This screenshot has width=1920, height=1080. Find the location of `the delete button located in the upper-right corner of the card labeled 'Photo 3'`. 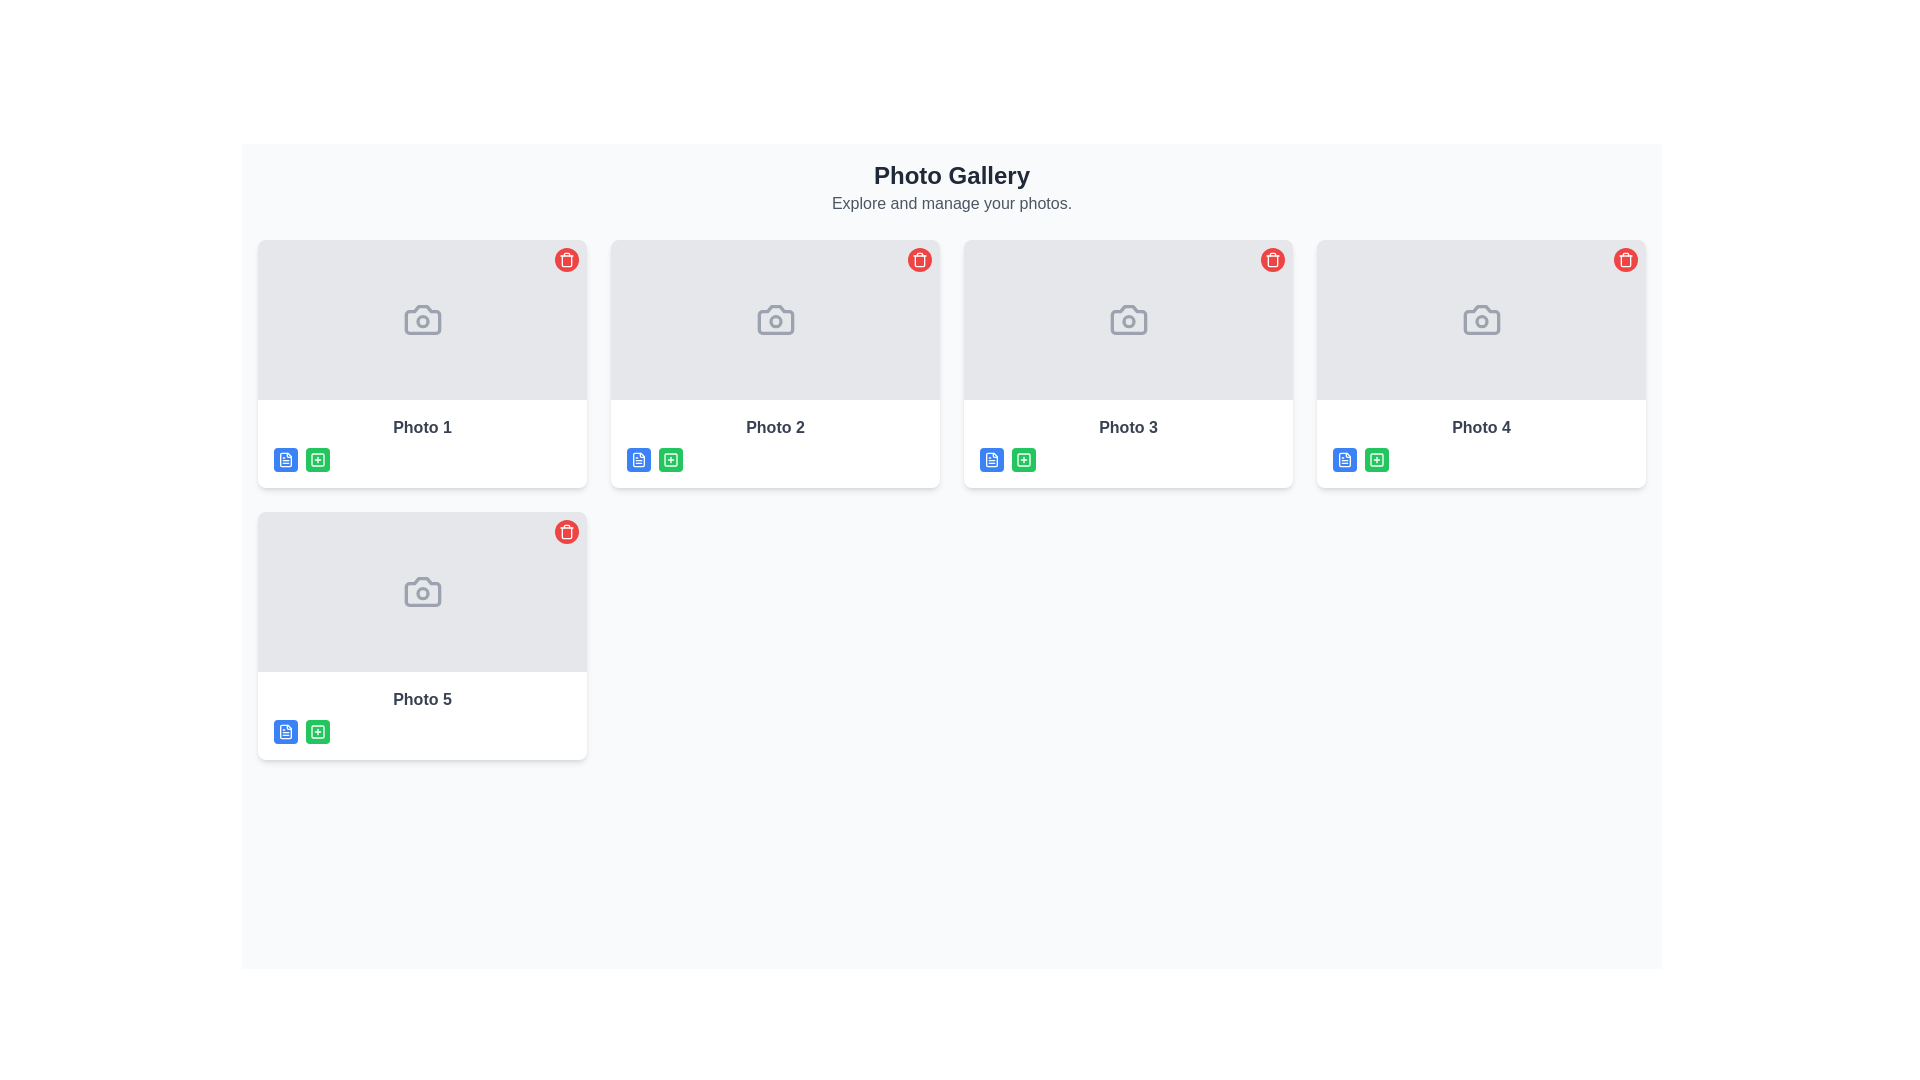

the delete button located in the upper-right corner of the card labeled 'Photo 3' is located at coordinates (1271, 258).